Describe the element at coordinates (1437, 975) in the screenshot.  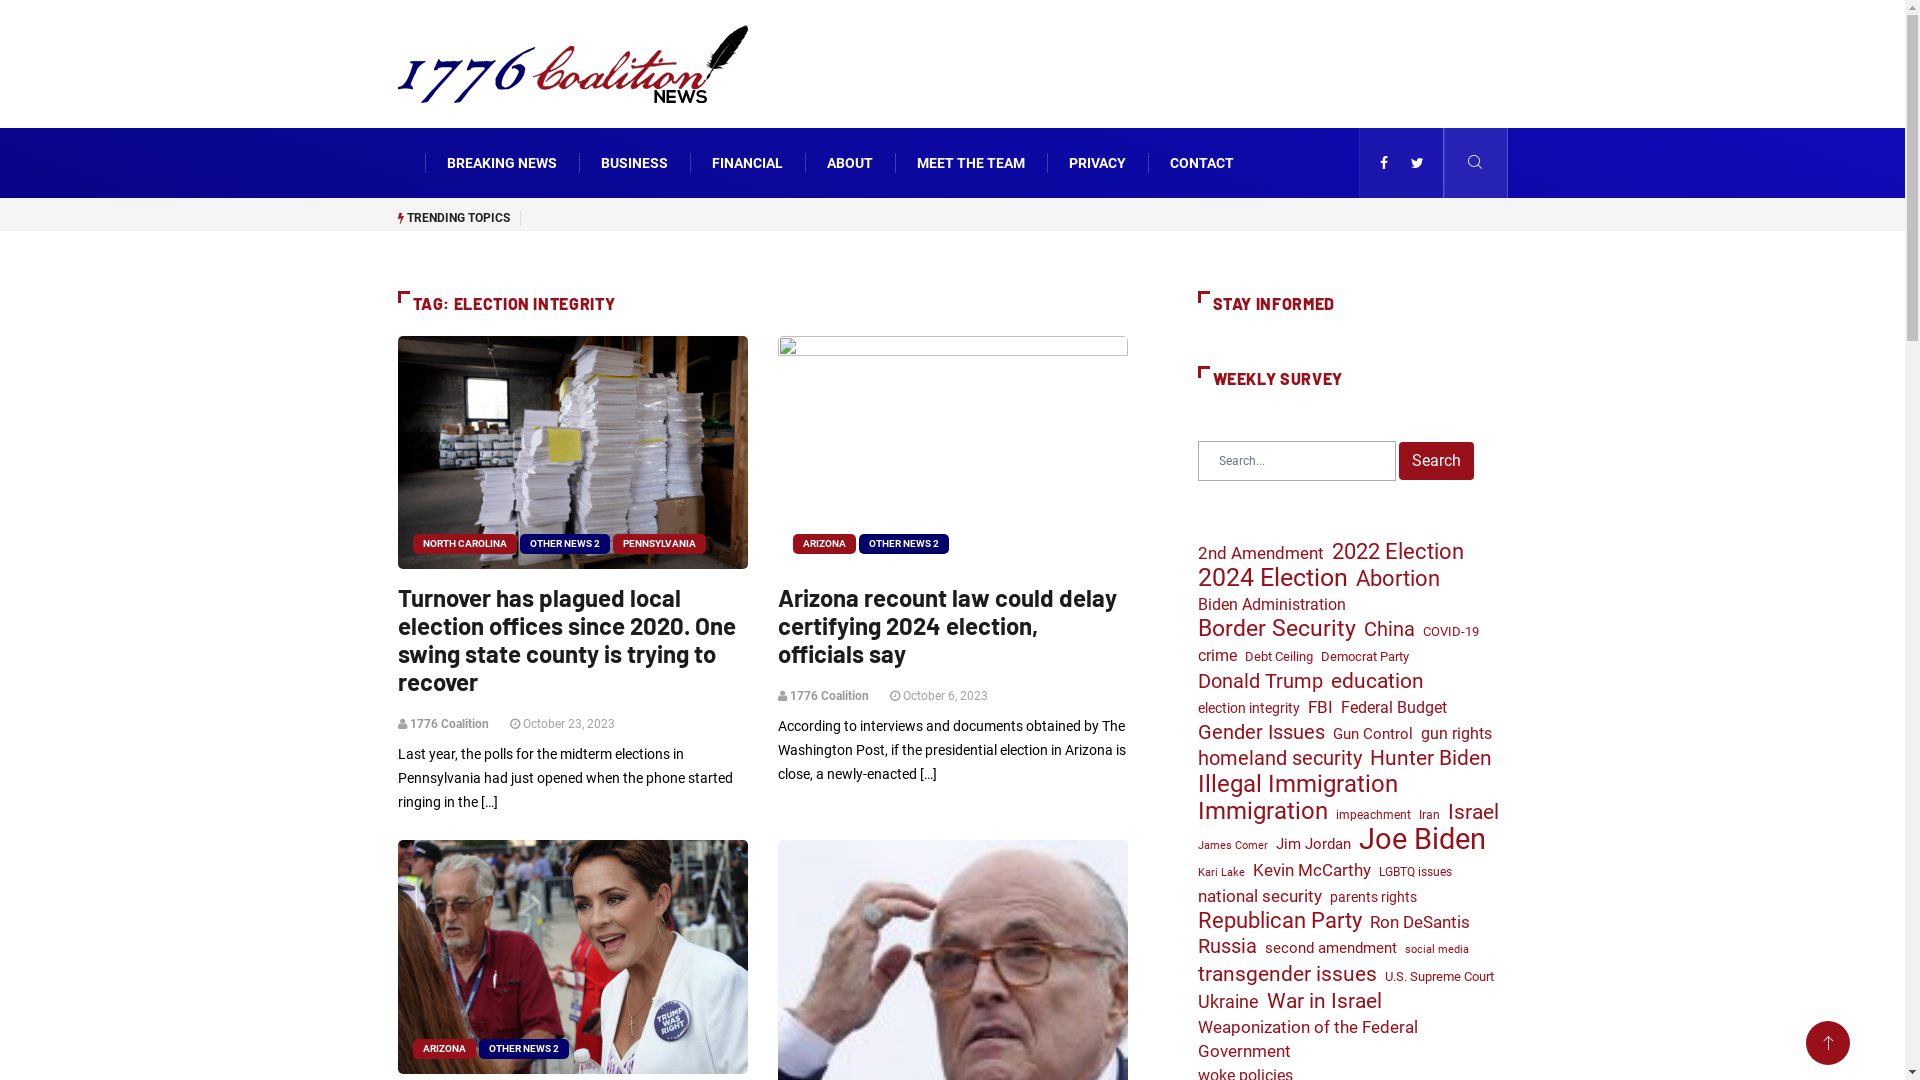
I see `'U.S. Supreme Court'` at that location.